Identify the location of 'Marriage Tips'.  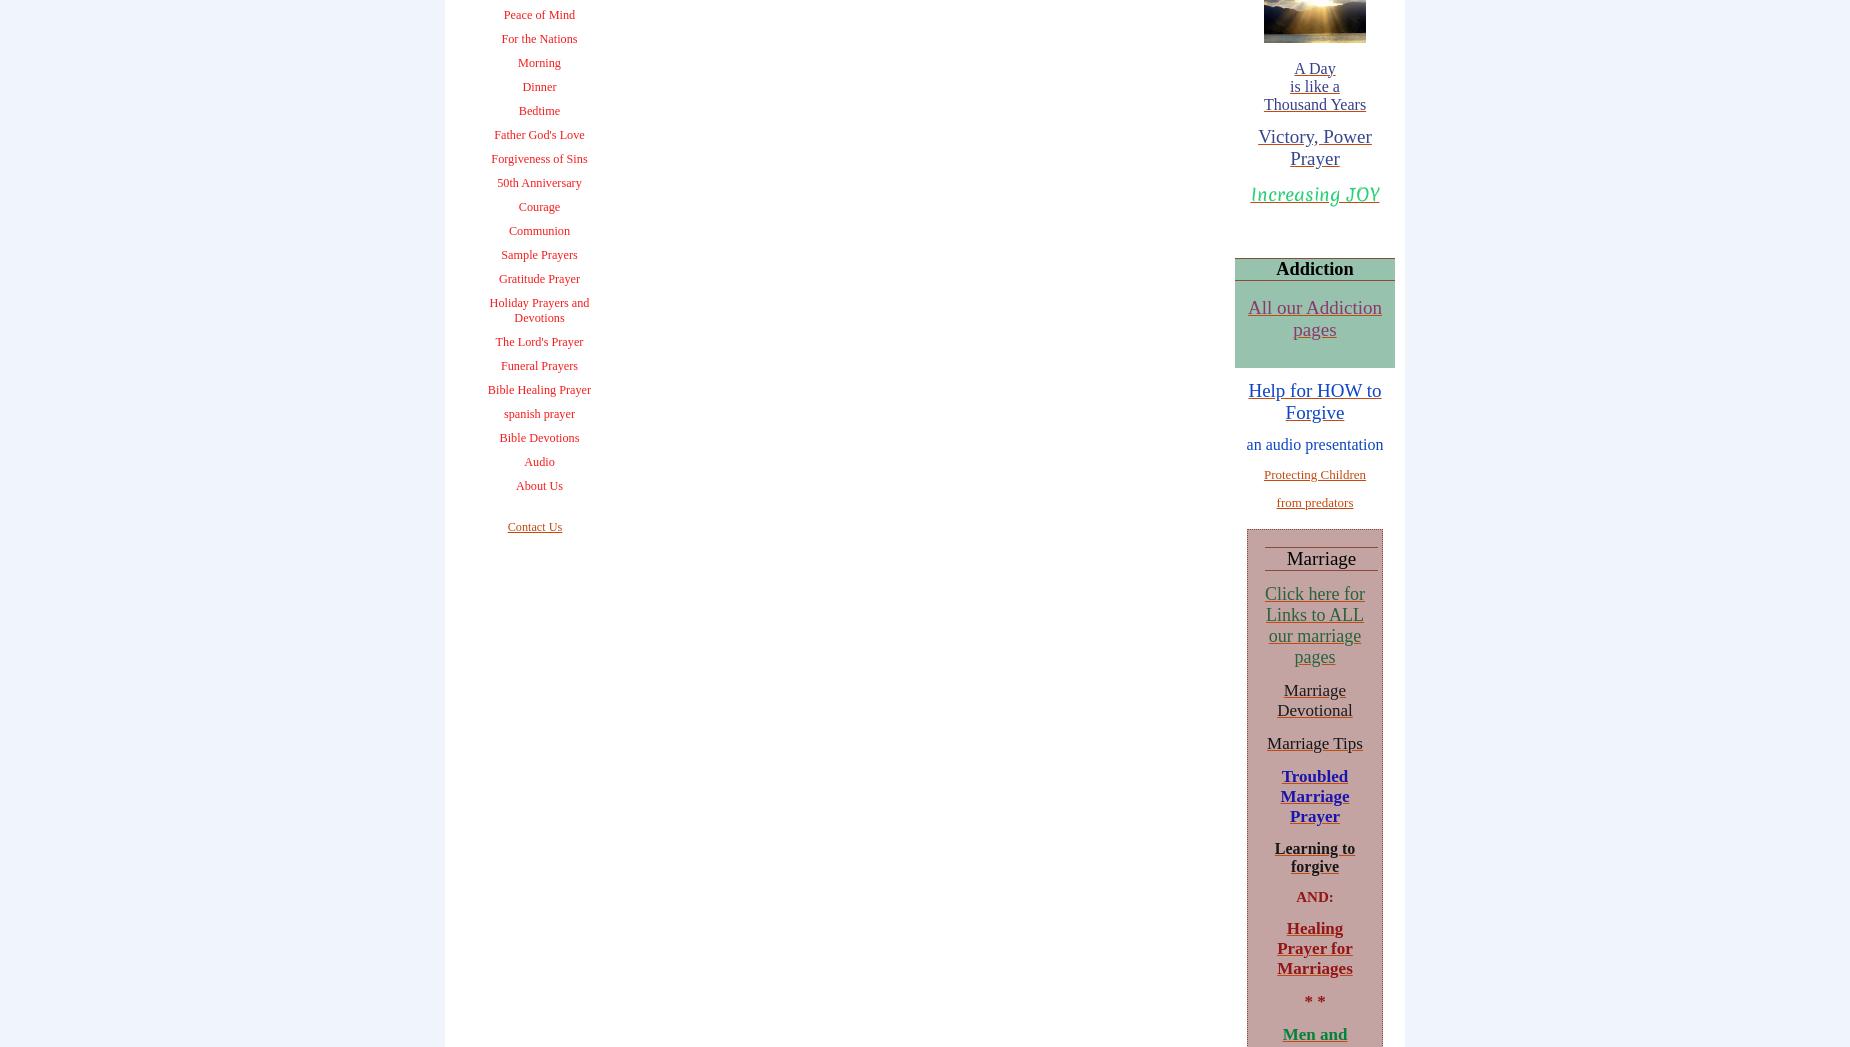
(1313, 742).